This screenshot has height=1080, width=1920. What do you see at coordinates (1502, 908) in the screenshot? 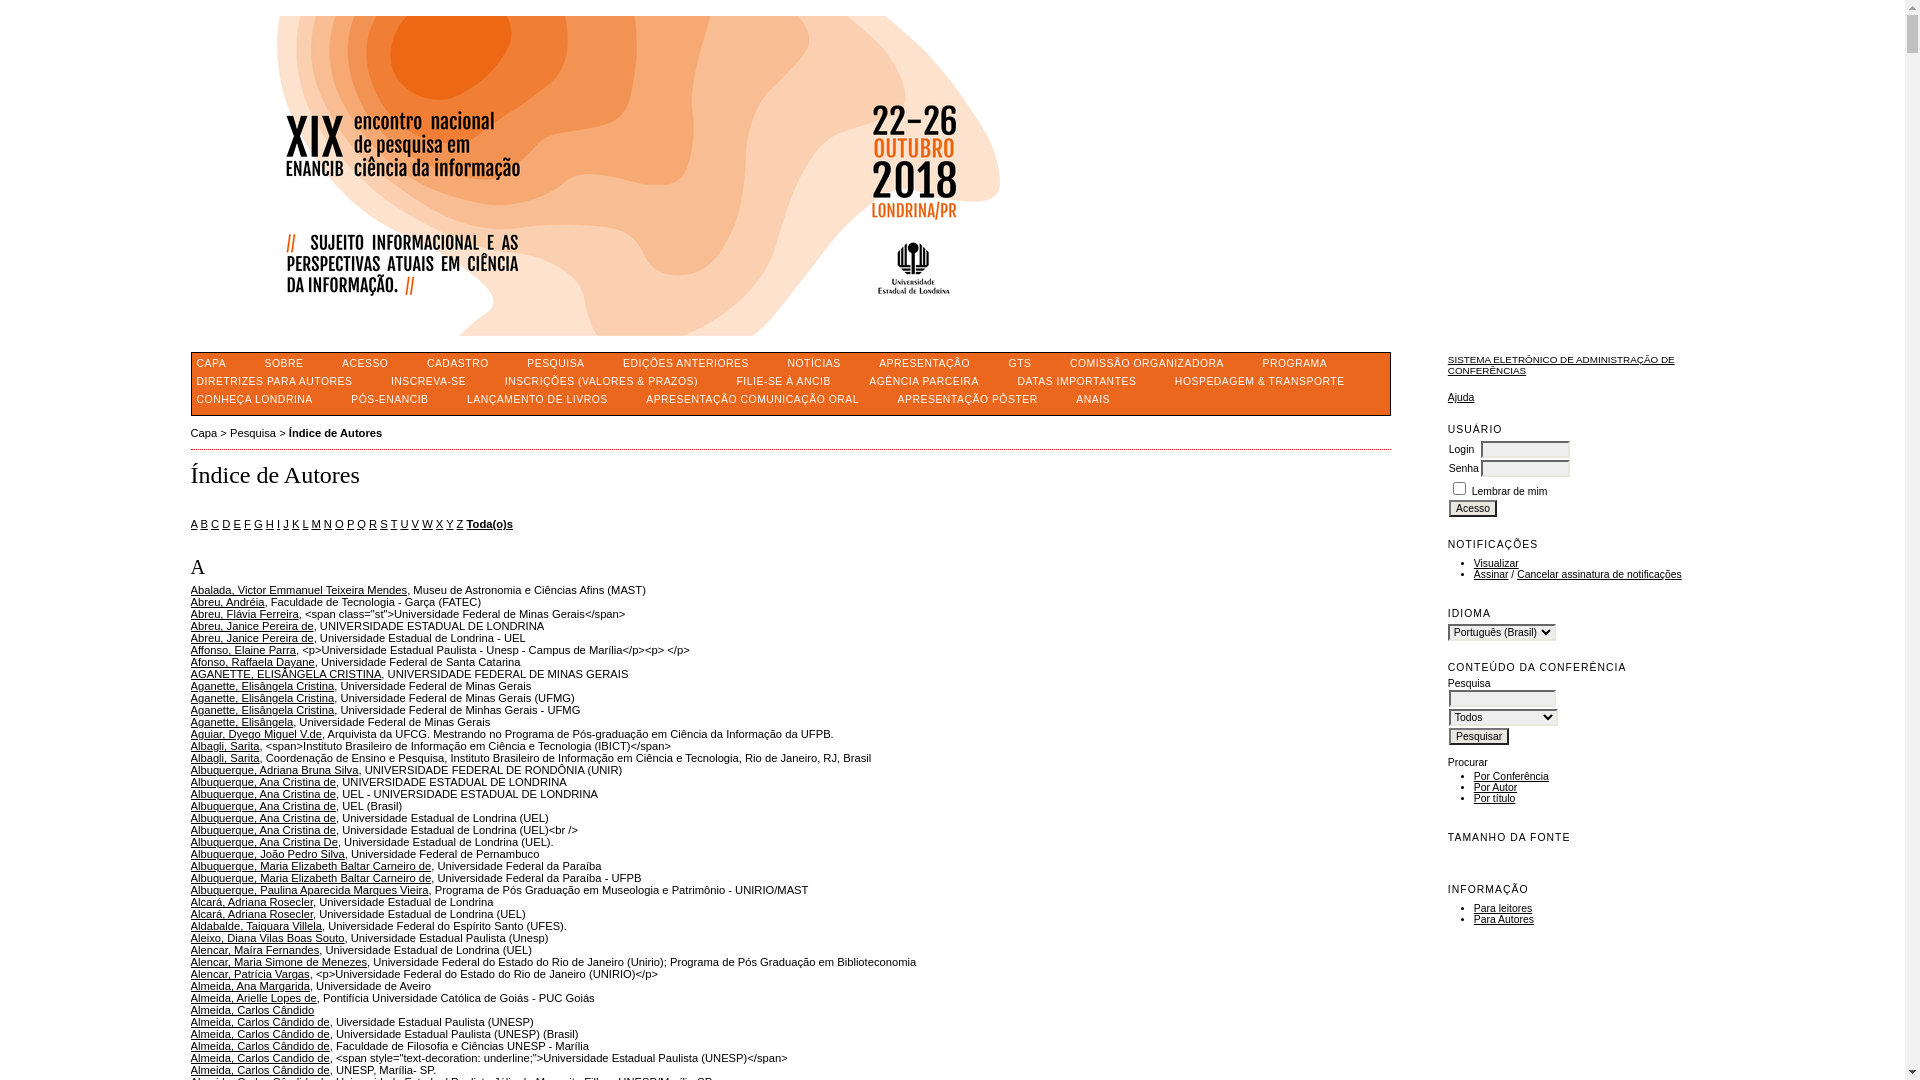
I see `'Para leitores'` at bounding box center [1502, 908].